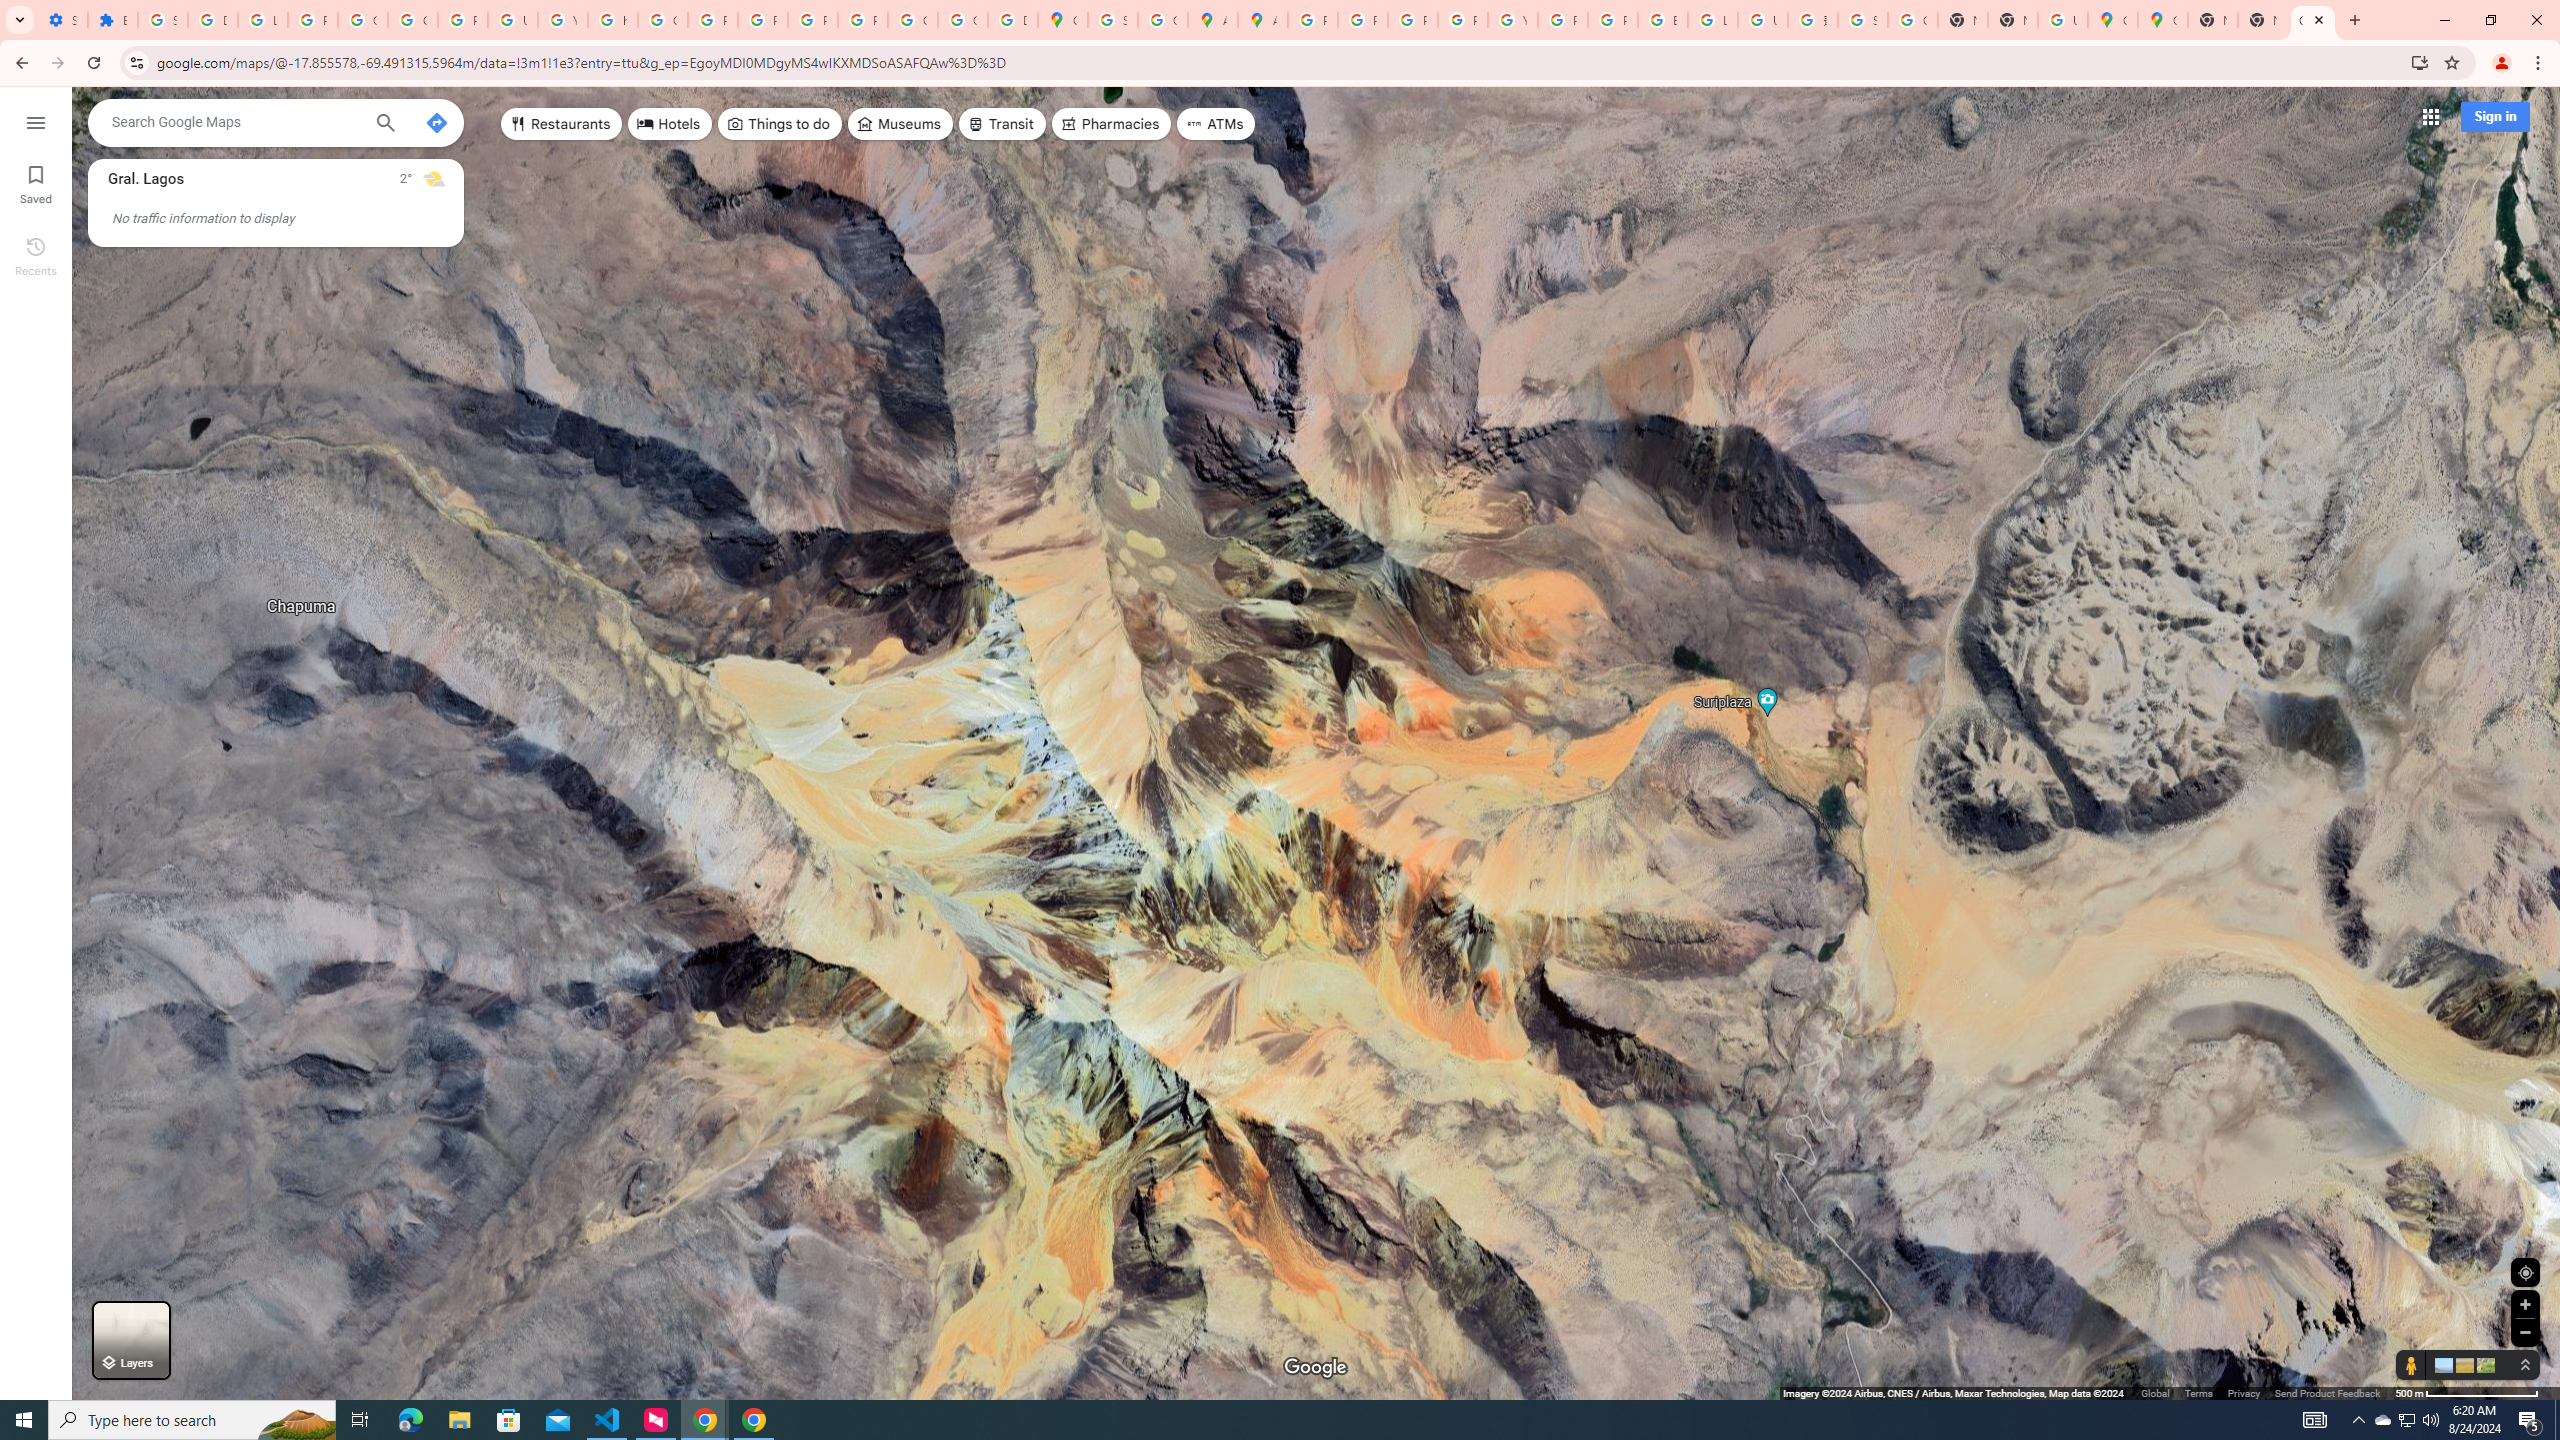  Describe the element at coordinates (130, 1340) in the screenshot. I see `'Layers'` at that location.